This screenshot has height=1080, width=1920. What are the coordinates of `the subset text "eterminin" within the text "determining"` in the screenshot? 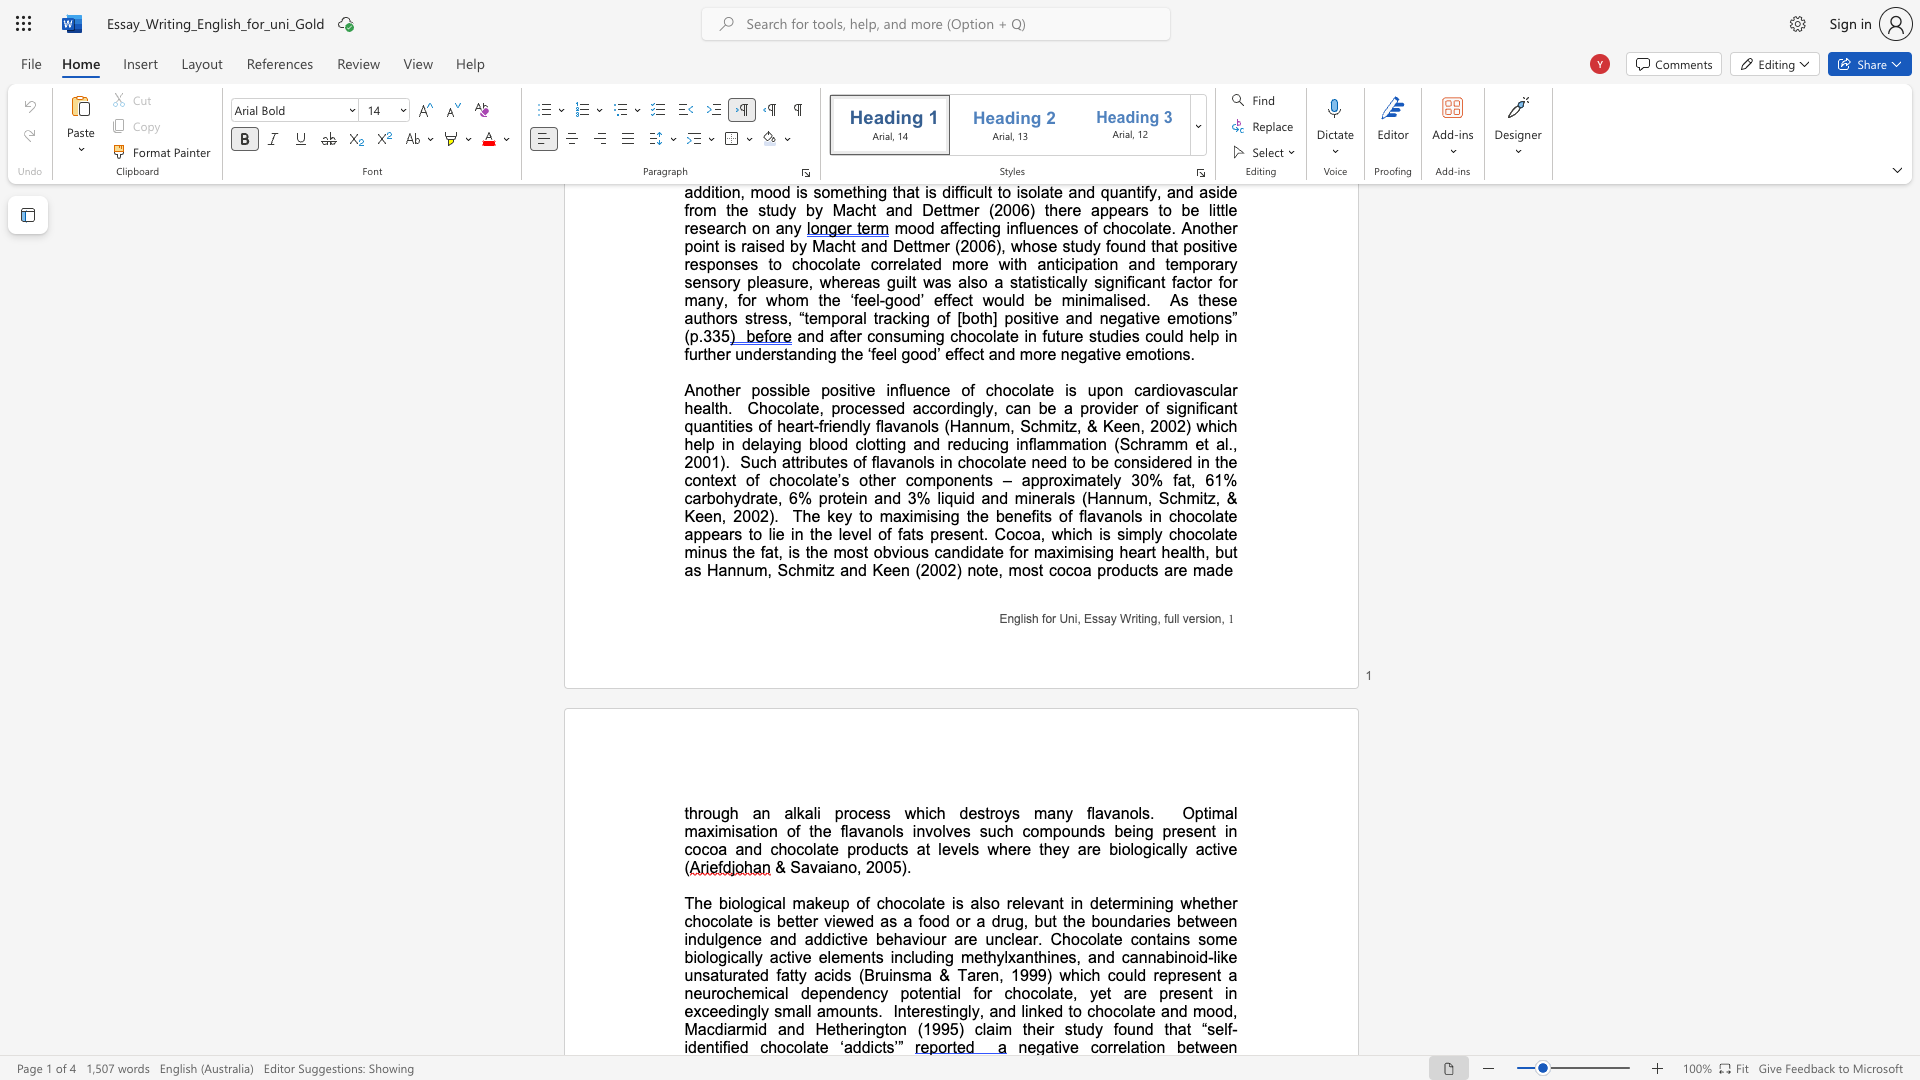 It's located at (1098, 903).